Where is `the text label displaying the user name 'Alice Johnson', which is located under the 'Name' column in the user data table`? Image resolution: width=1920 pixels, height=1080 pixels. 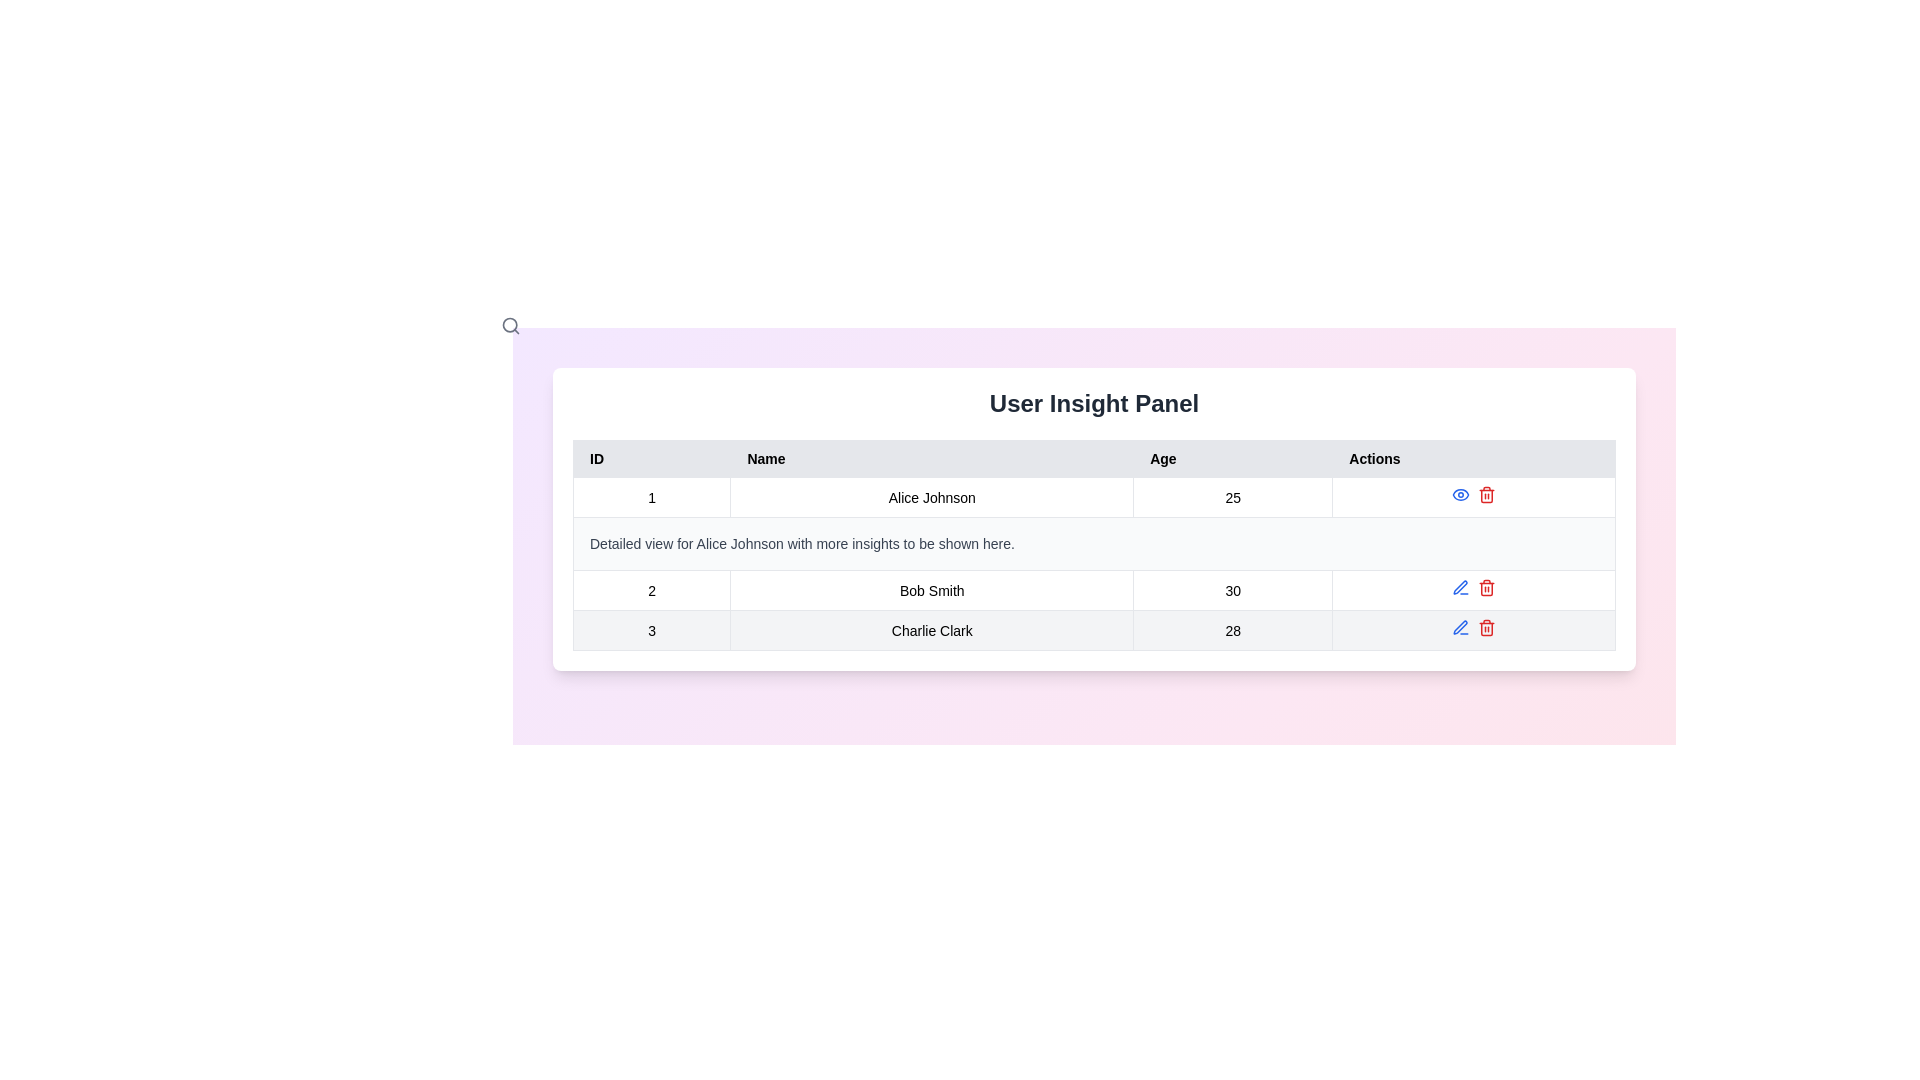 the text label displaying the user name 'Alice Johnson', which is located under the 'Name' column in the user data table is located at coordinates (931, 496).